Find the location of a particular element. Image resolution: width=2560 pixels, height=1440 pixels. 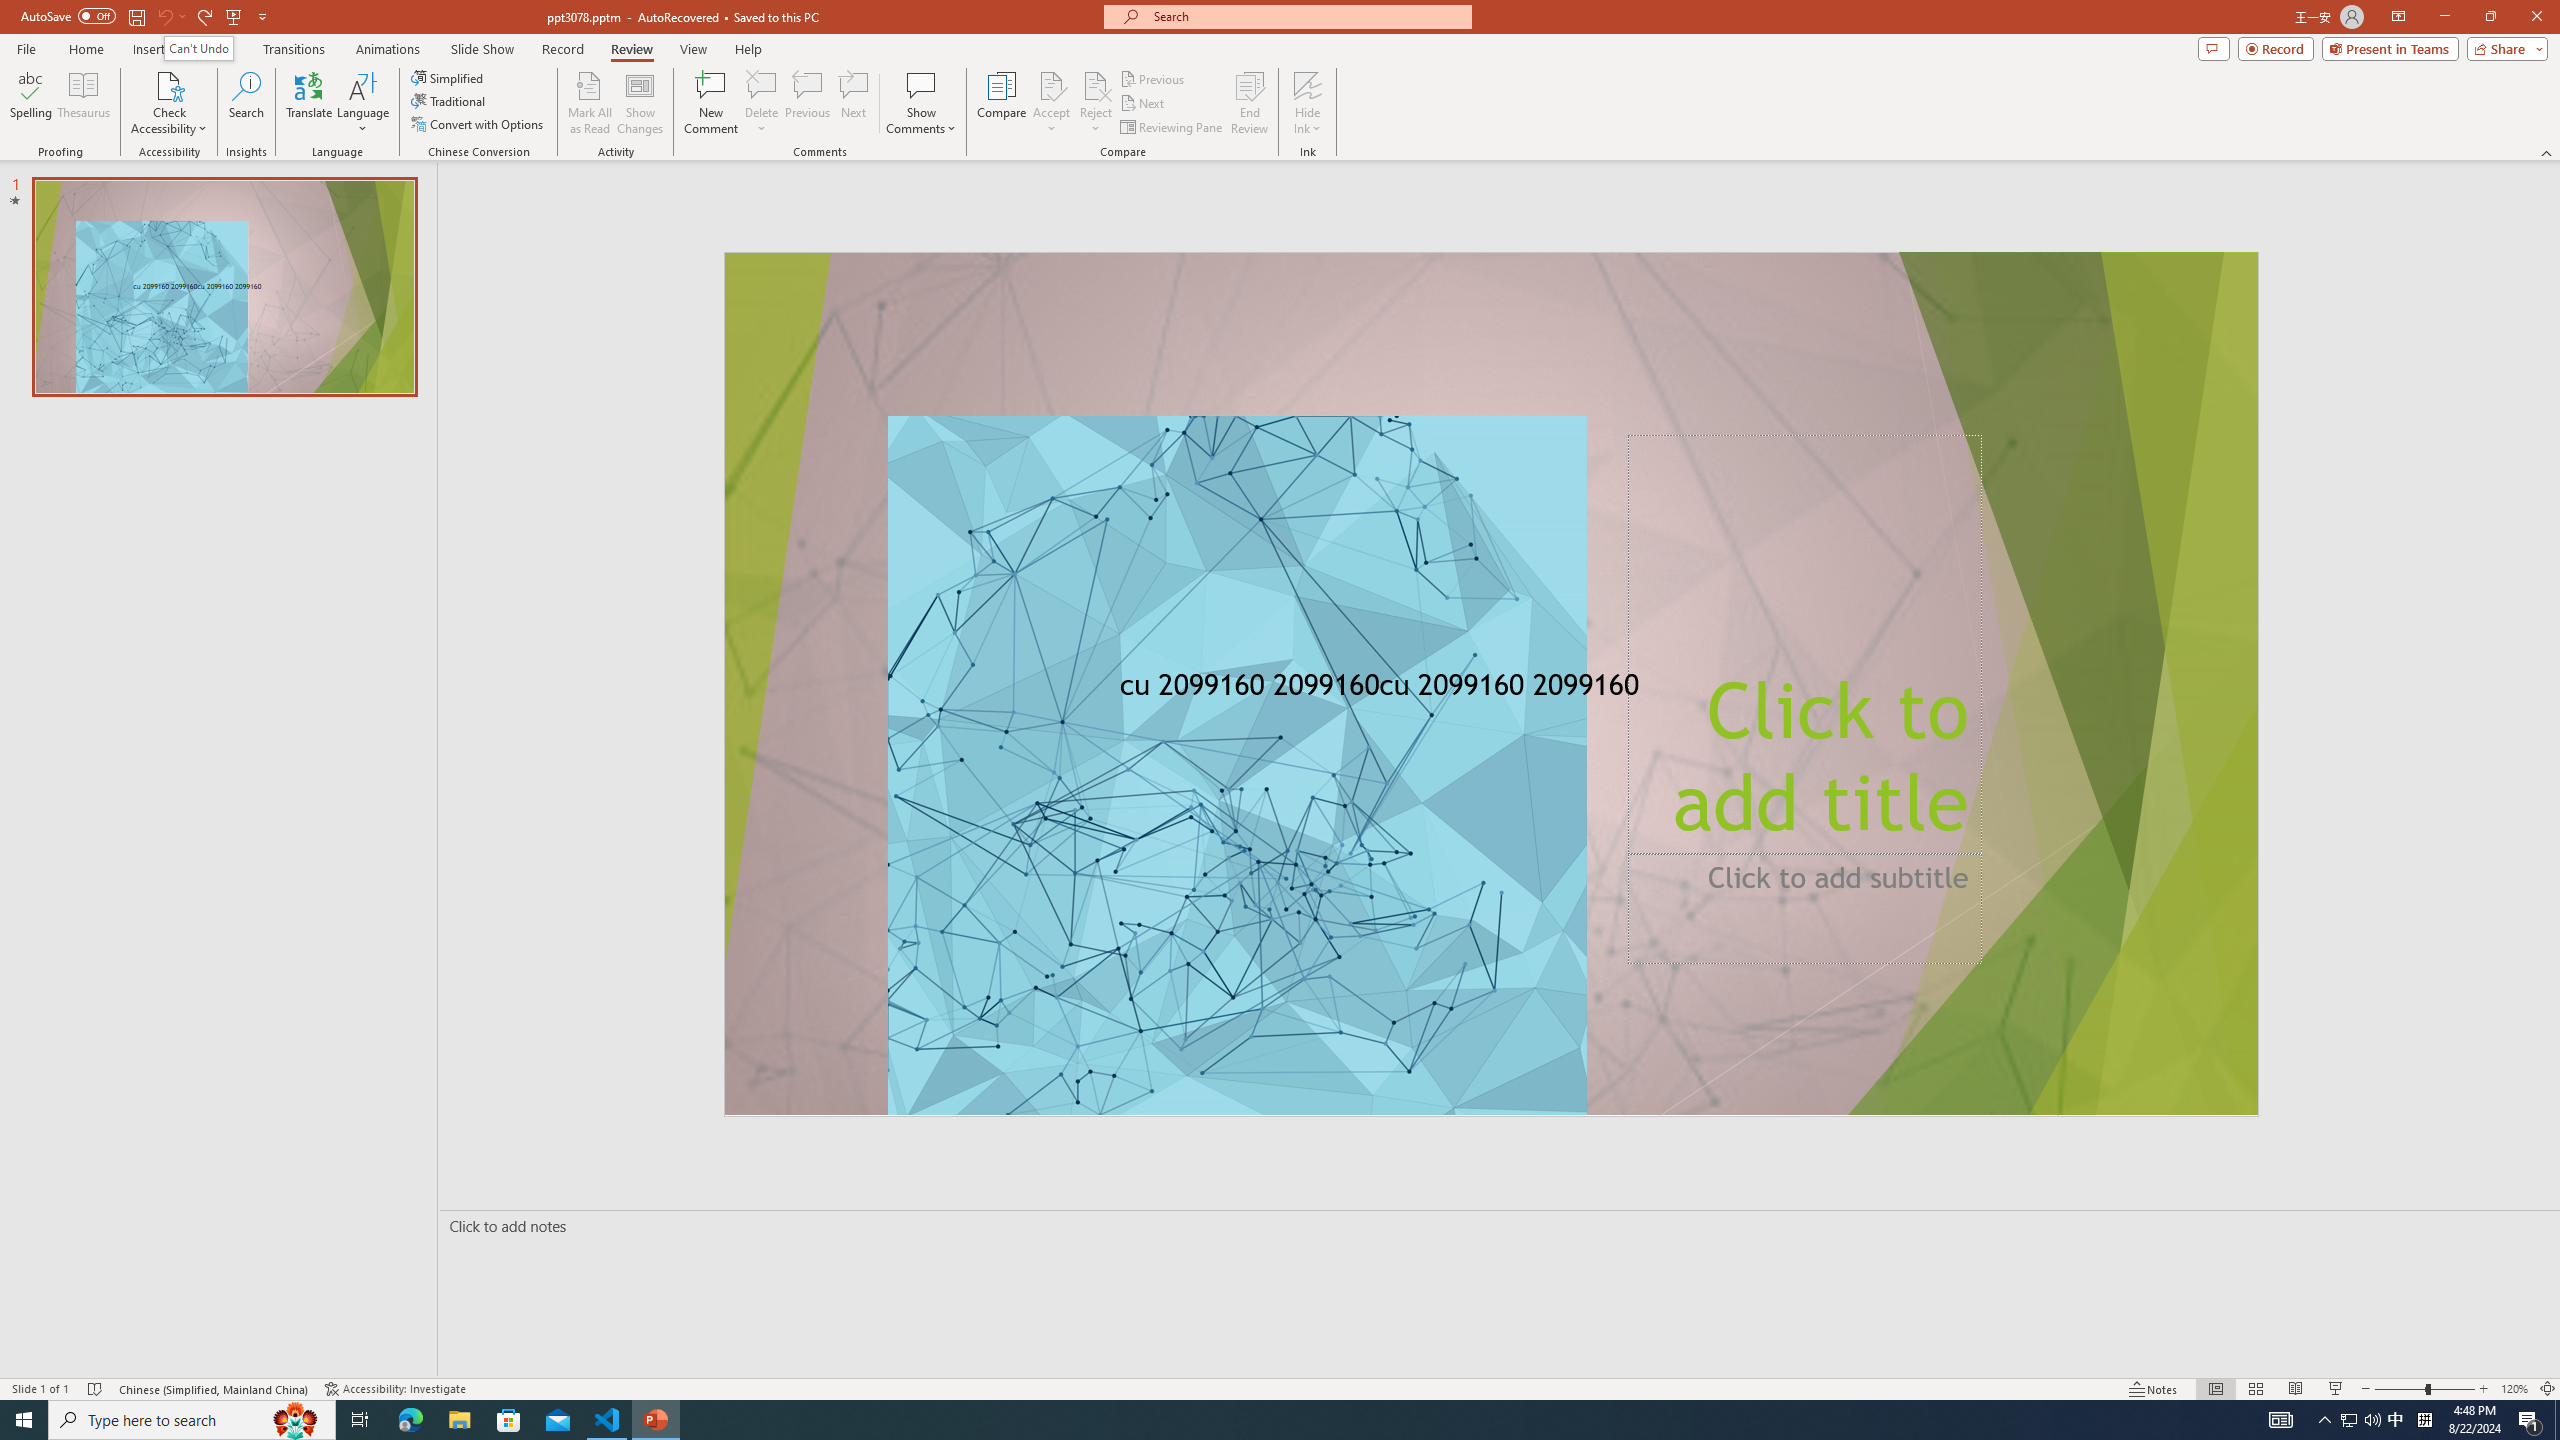

'Show Changes' is located at coordinates (640, 103).